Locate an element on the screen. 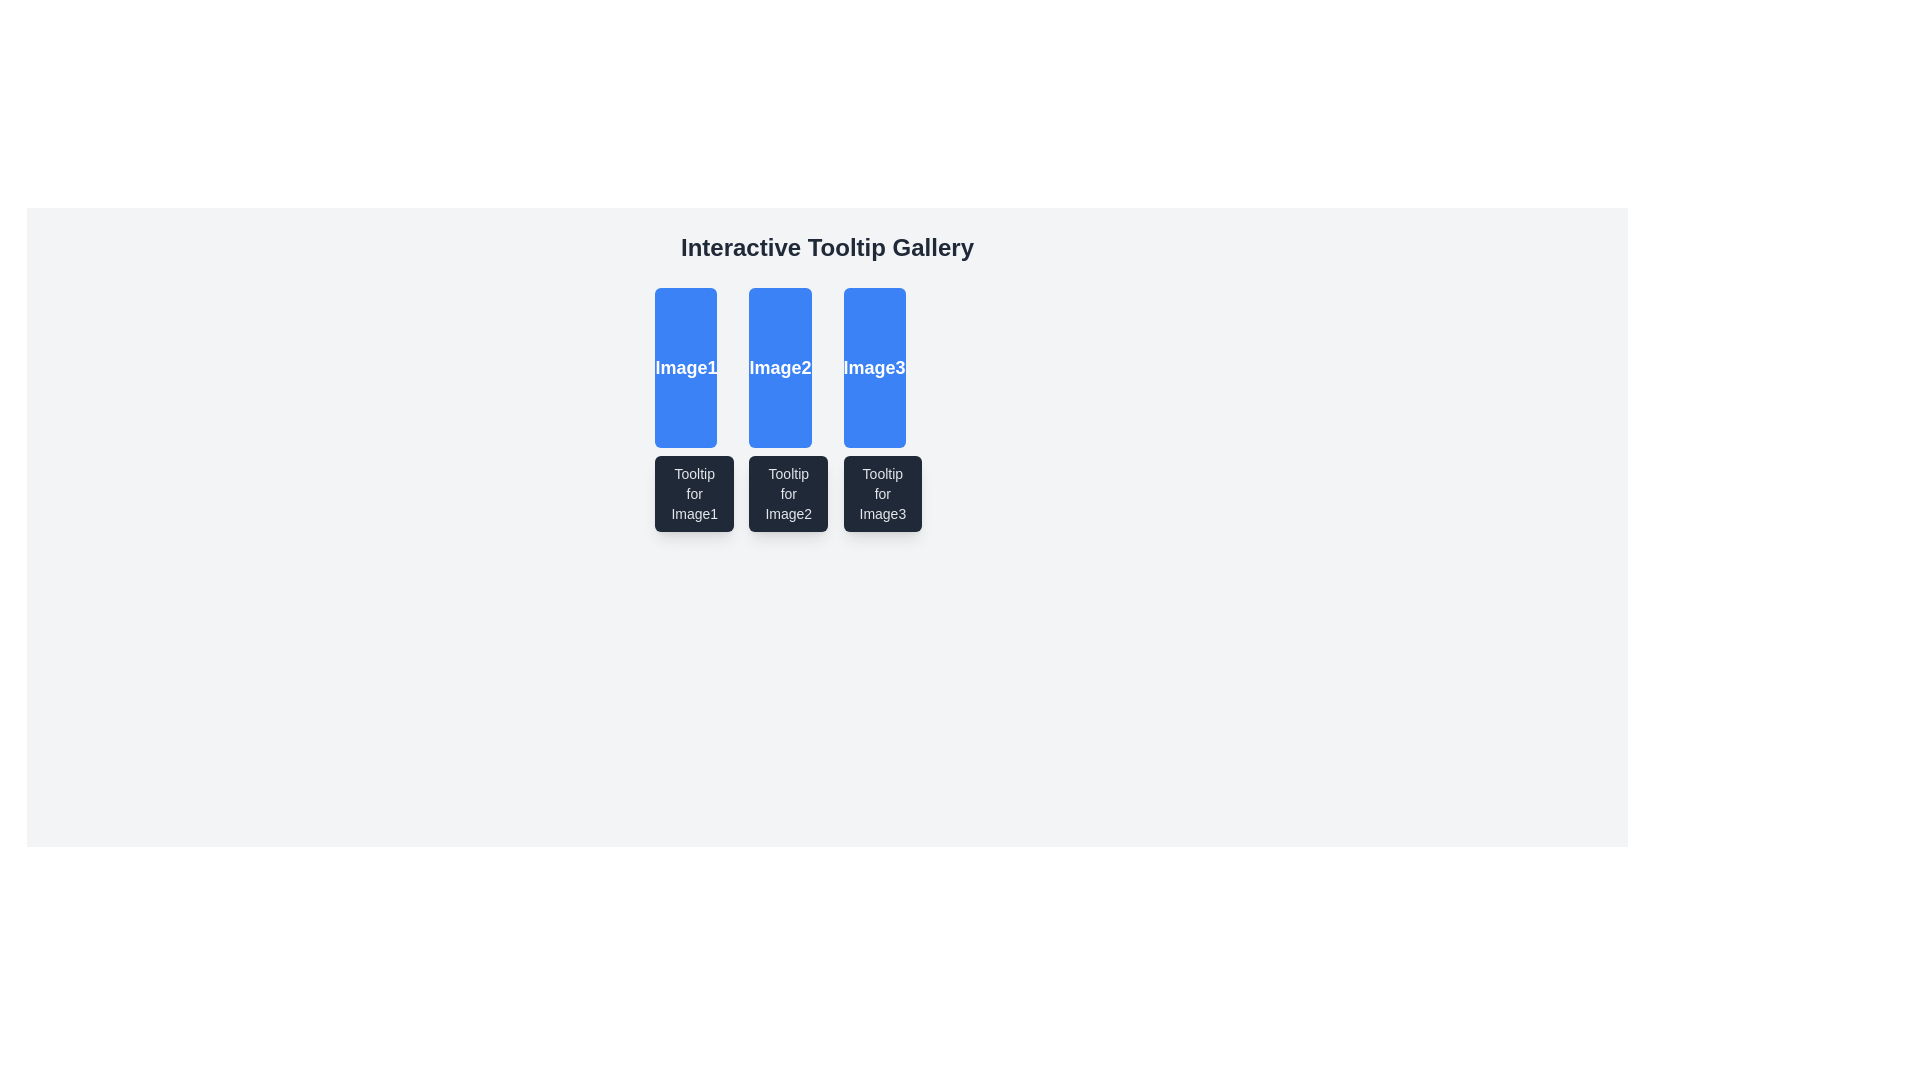 Image resolution: width=1920 pixels, height=1080 pixels. the tooltip that provides additional information related to the 'Image2' label, which is positioned directly below 'Image2' is located at coordinates (787, 493).